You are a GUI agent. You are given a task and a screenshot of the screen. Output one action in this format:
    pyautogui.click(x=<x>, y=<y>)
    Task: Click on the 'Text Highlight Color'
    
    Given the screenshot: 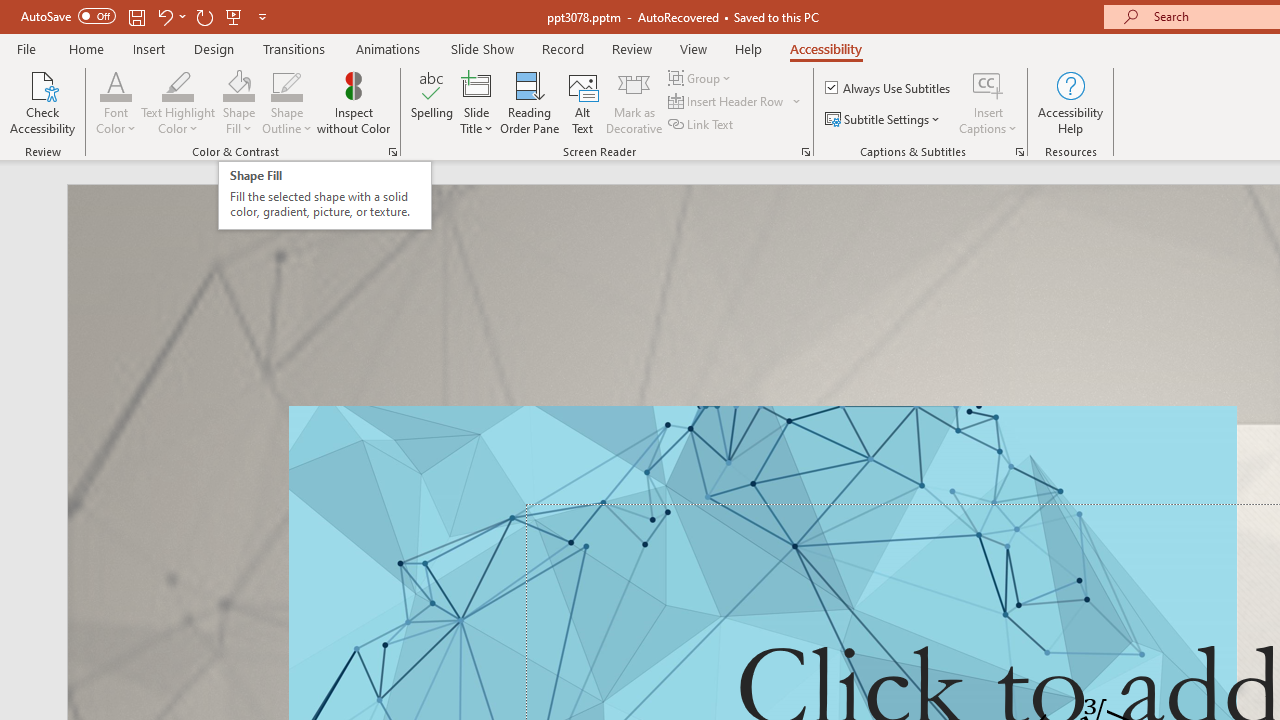 What is the action you would take?
    pyautogui.click(x=178, y=103)
    